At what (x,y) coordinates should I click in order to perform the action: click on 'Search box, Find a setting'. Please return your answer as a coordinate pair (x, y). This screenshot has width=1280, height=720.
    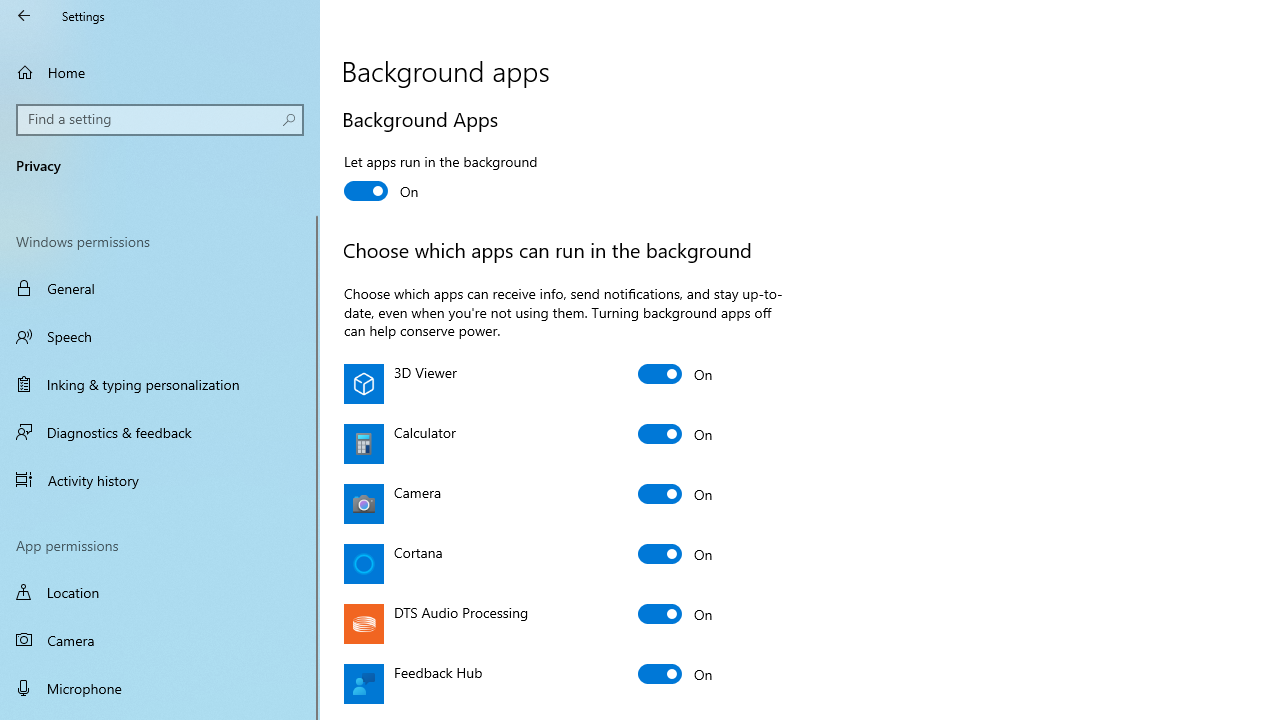
    Looking at the image, I should click on (160, 119).